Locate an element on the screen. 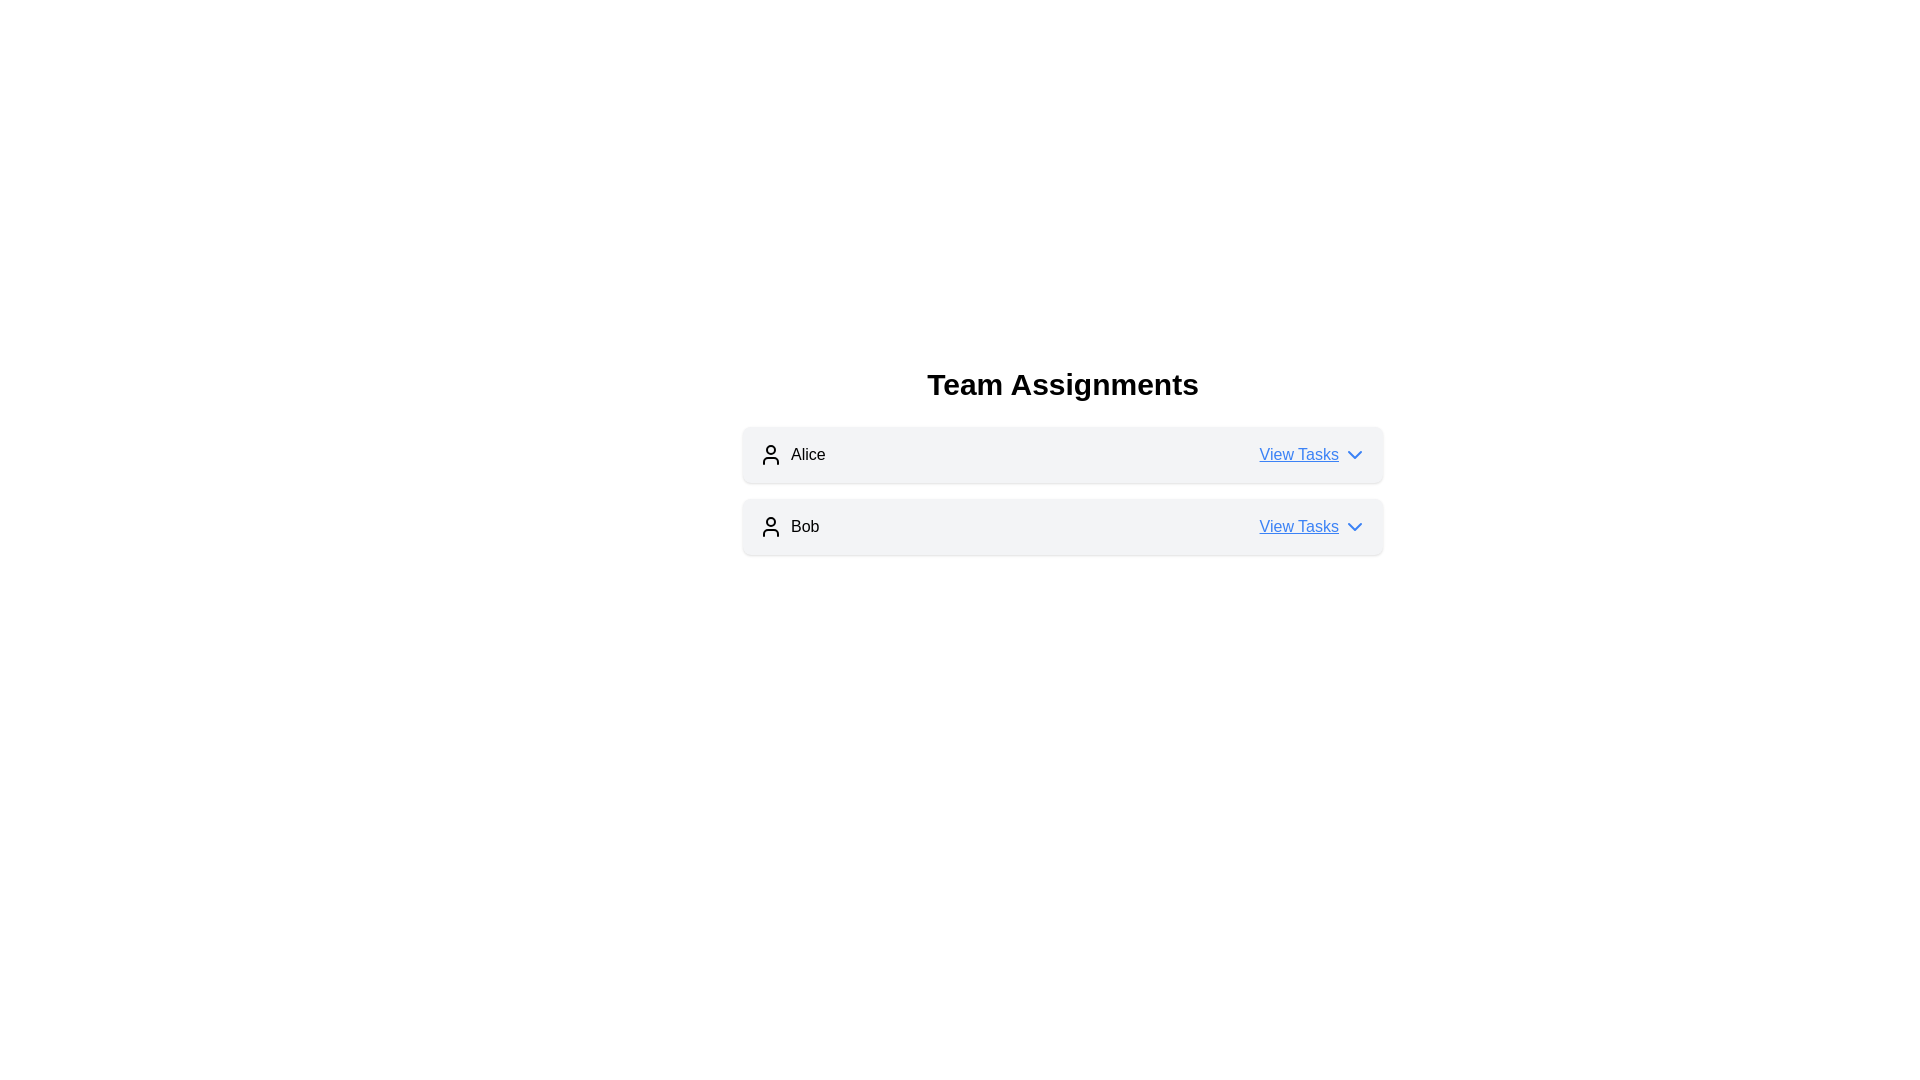  text content of the Text Label that identifies the user 'Alice' in the 'Team Assignments' section is located at coordinates (791, 455).